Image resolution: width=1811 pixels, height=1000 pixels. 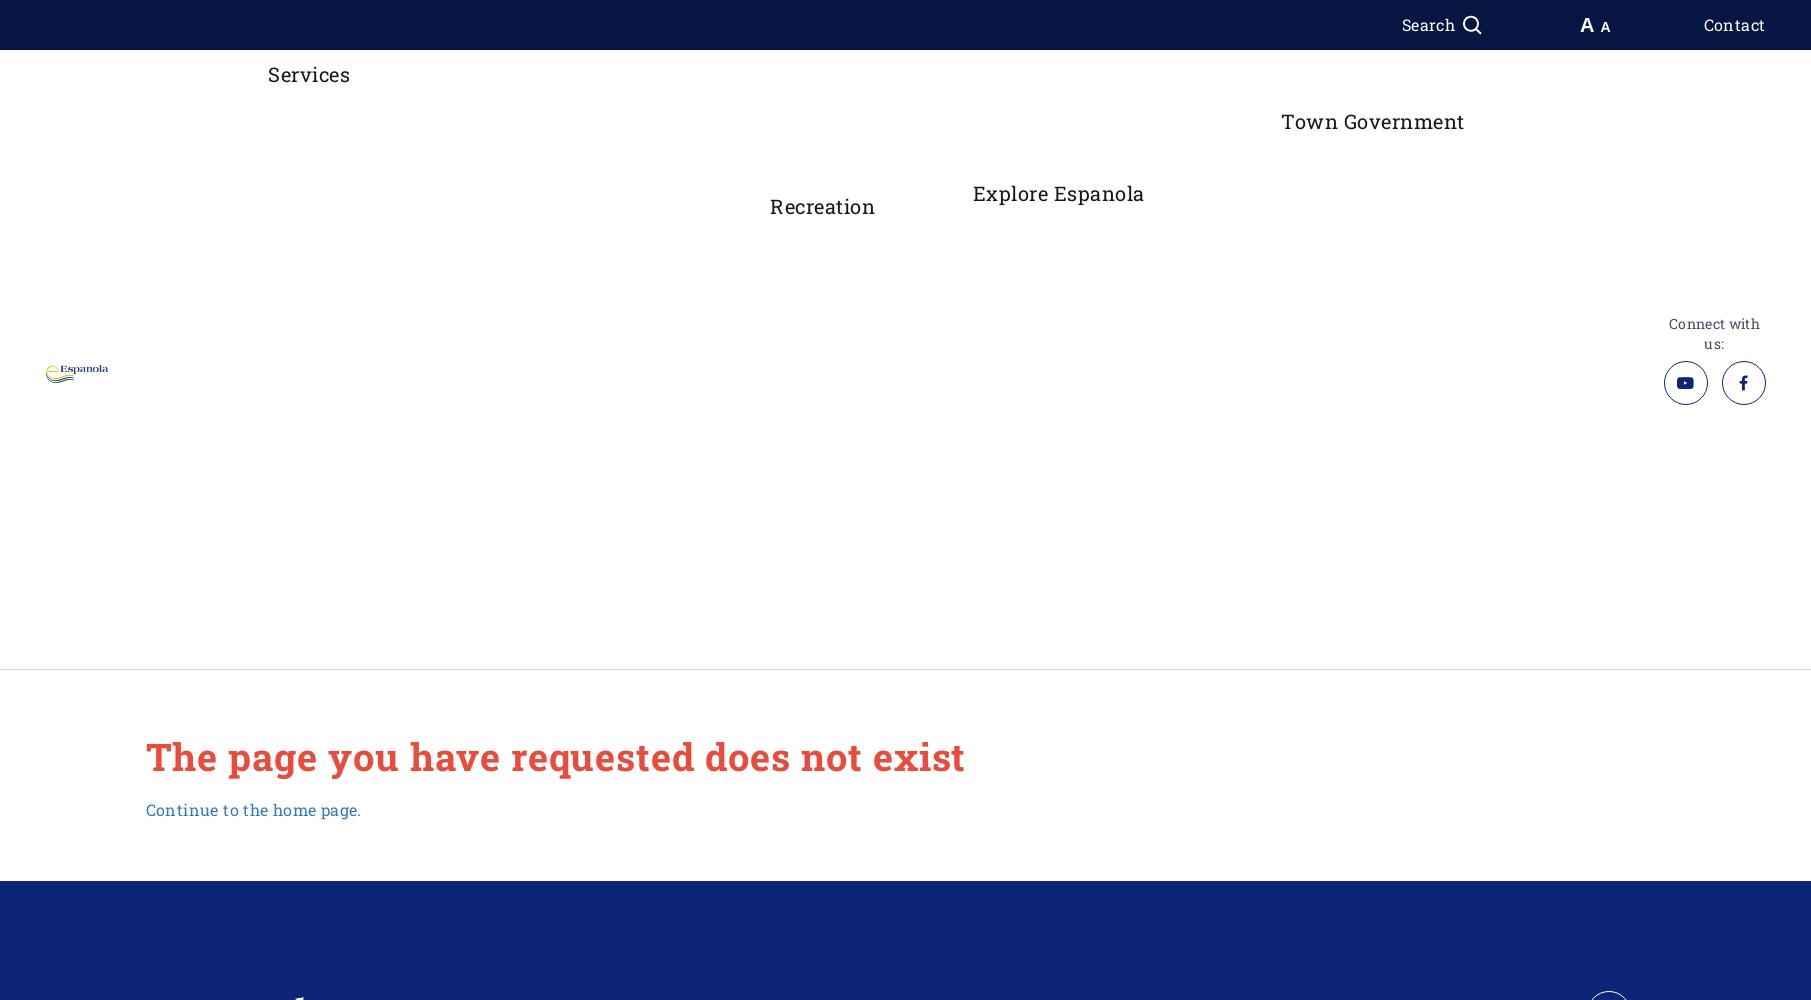 I want to click on 'Property Taxes & Utilities', so click(x=305, y=570).